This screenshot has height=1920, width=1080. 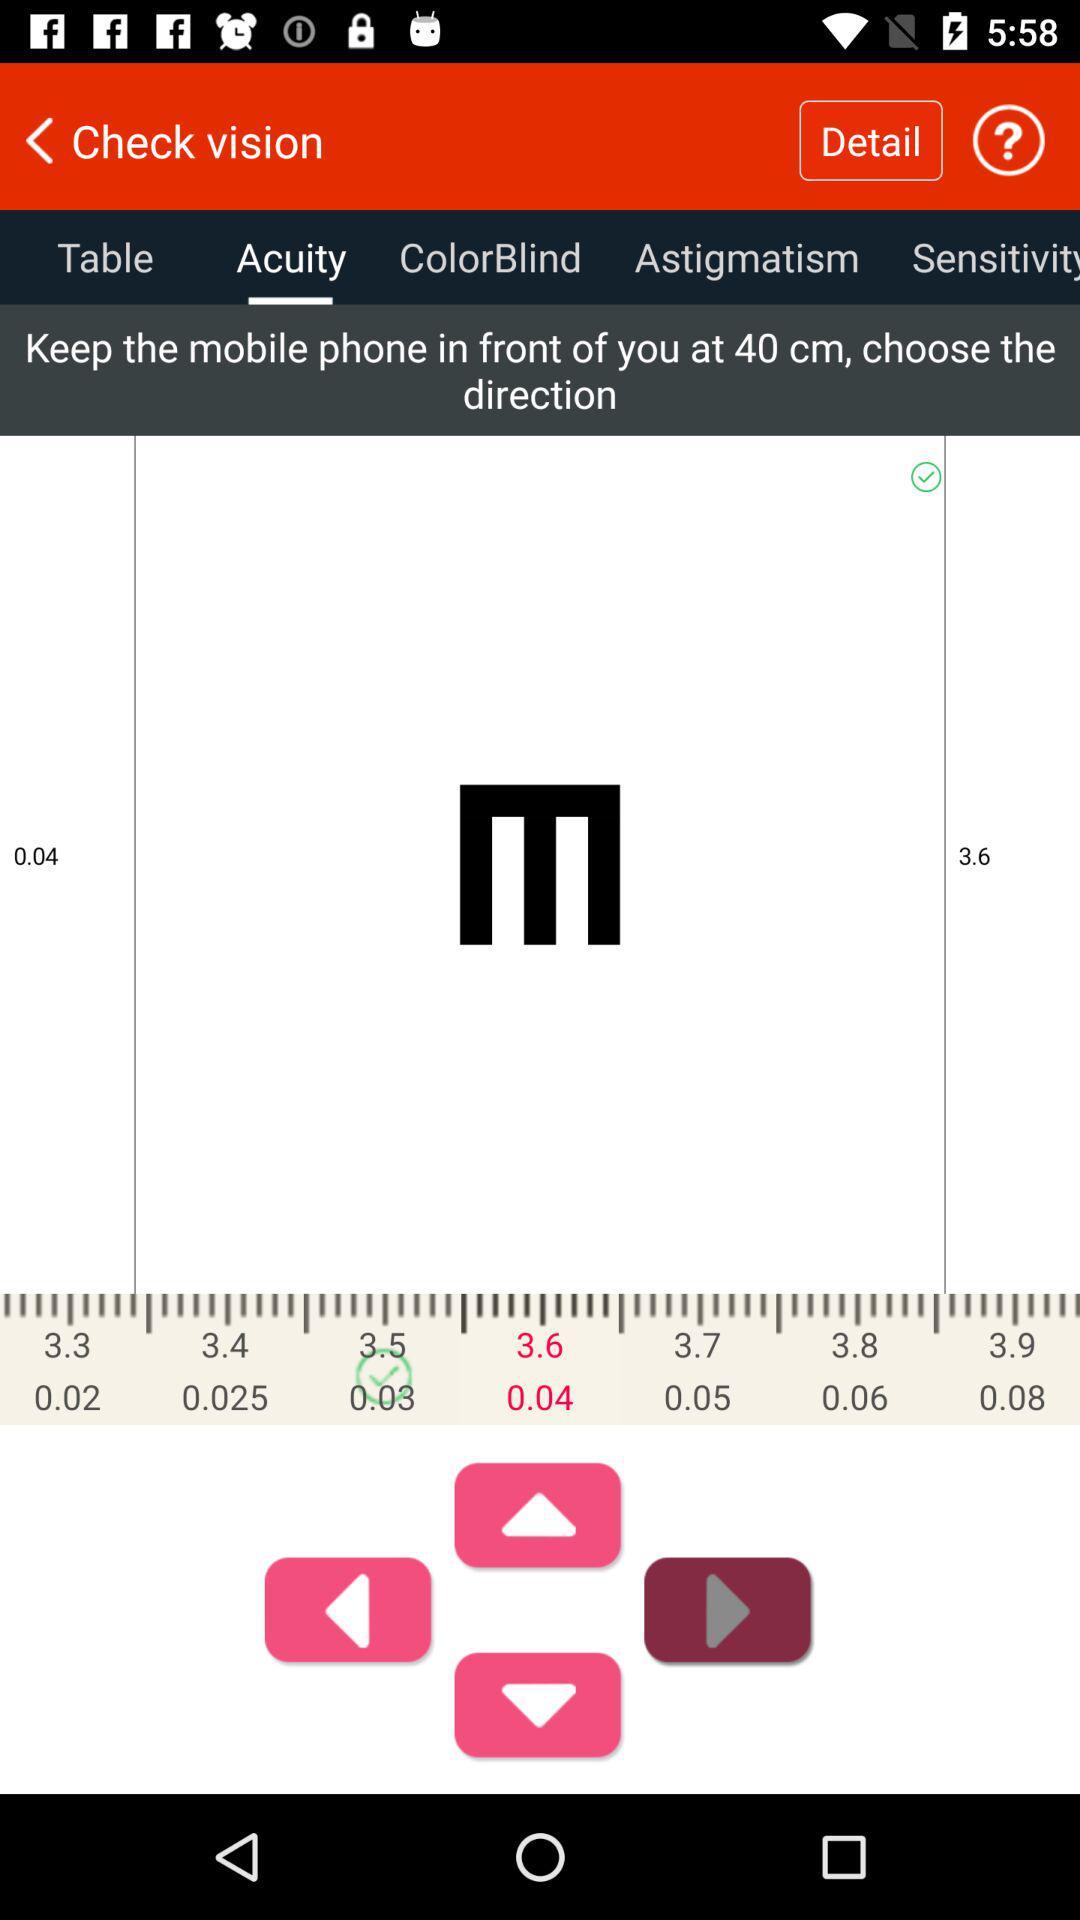 What do you see at coordinates (1008, 139) in the screenshot?
I see `help menu` at bounding box center [1008, 139].